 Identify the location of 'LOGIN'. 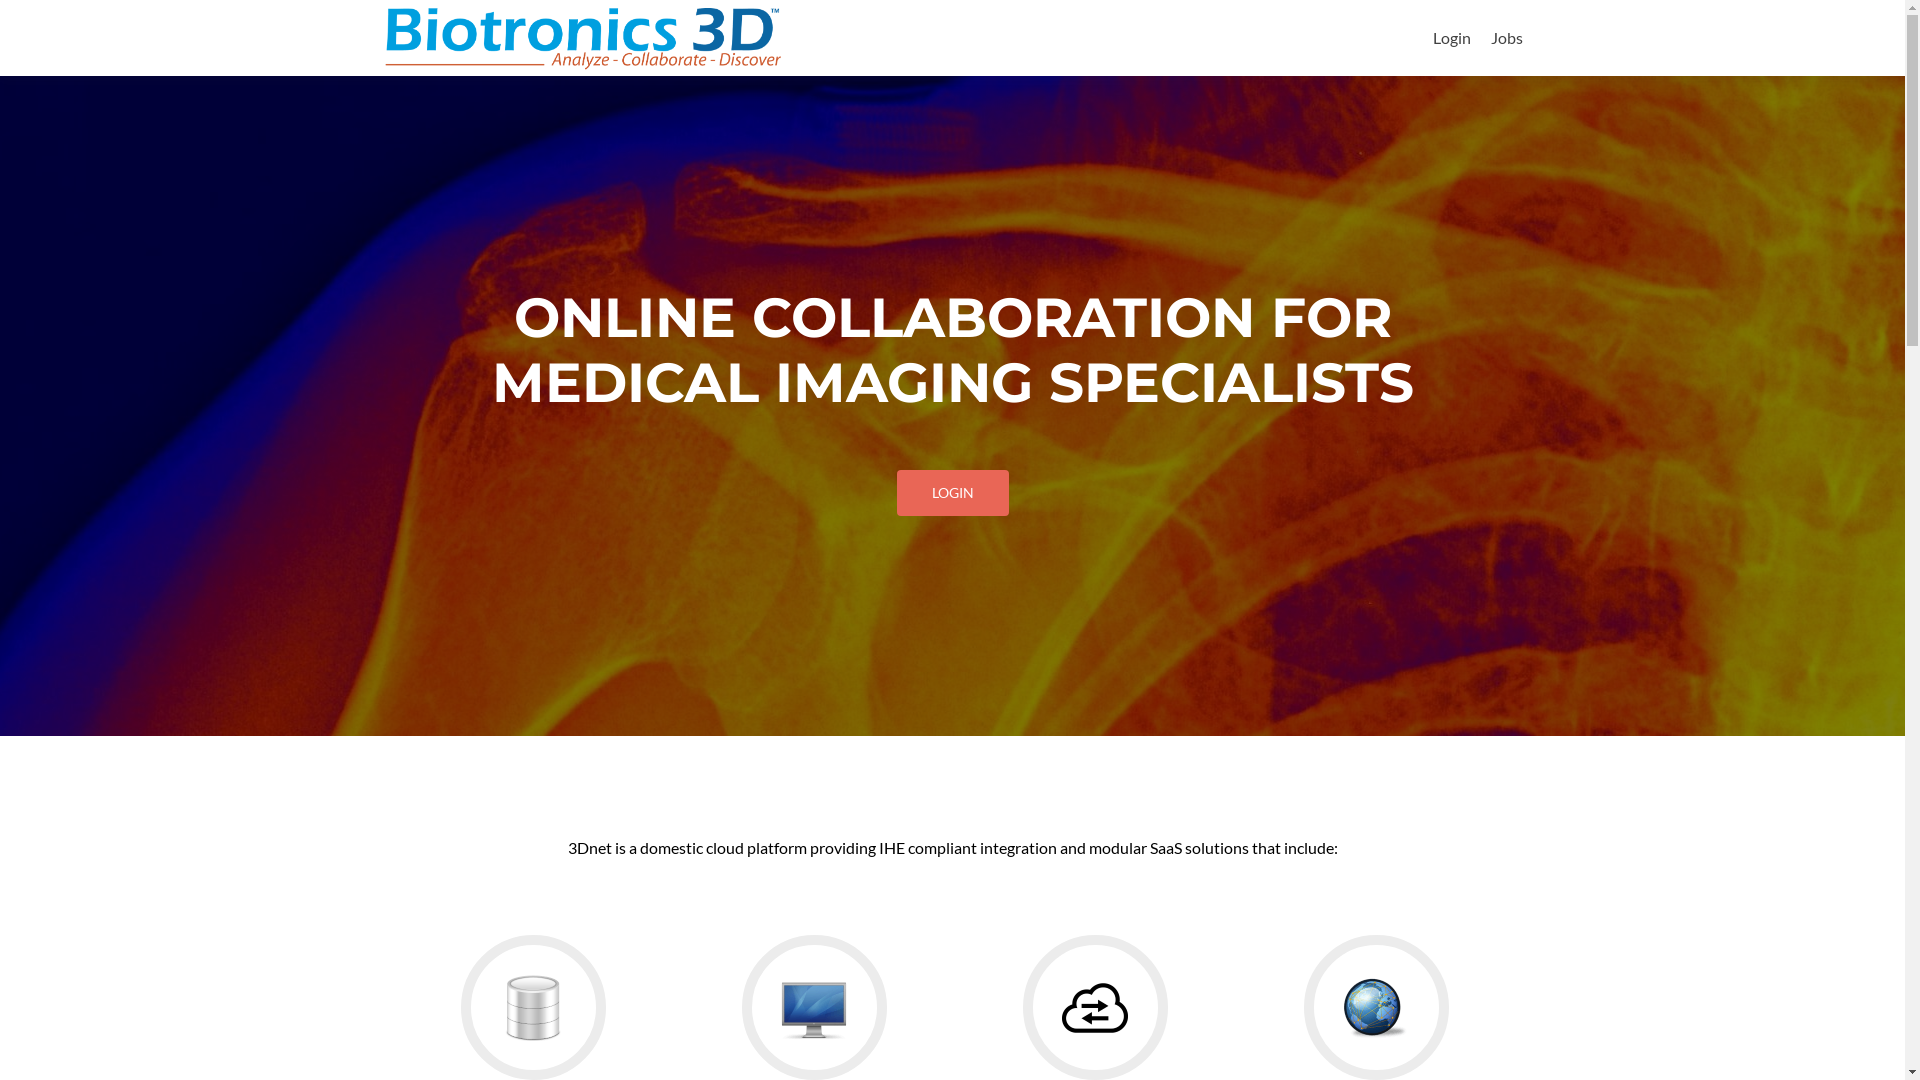
(950, 493).